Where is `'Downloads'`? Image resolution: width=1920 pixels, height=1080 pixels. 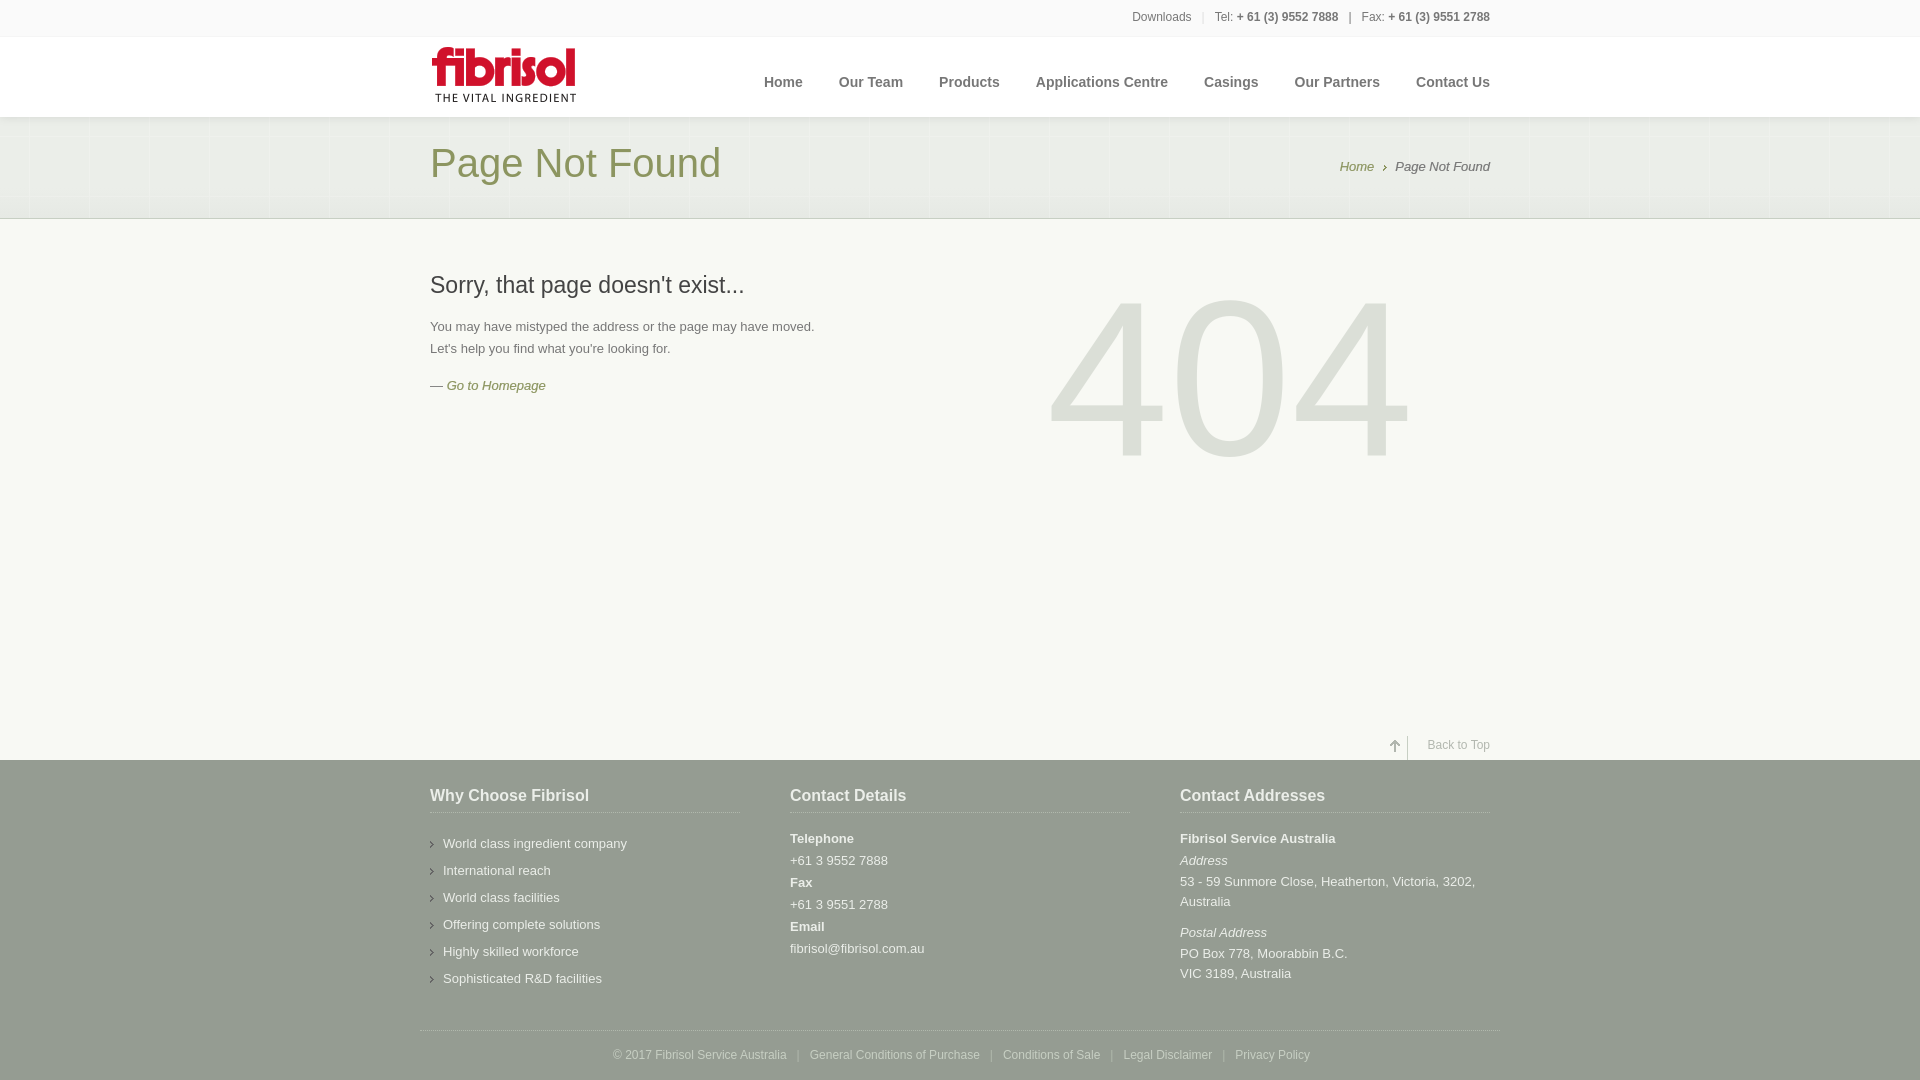
'Downloads' is located at coordinates (1161, 16).